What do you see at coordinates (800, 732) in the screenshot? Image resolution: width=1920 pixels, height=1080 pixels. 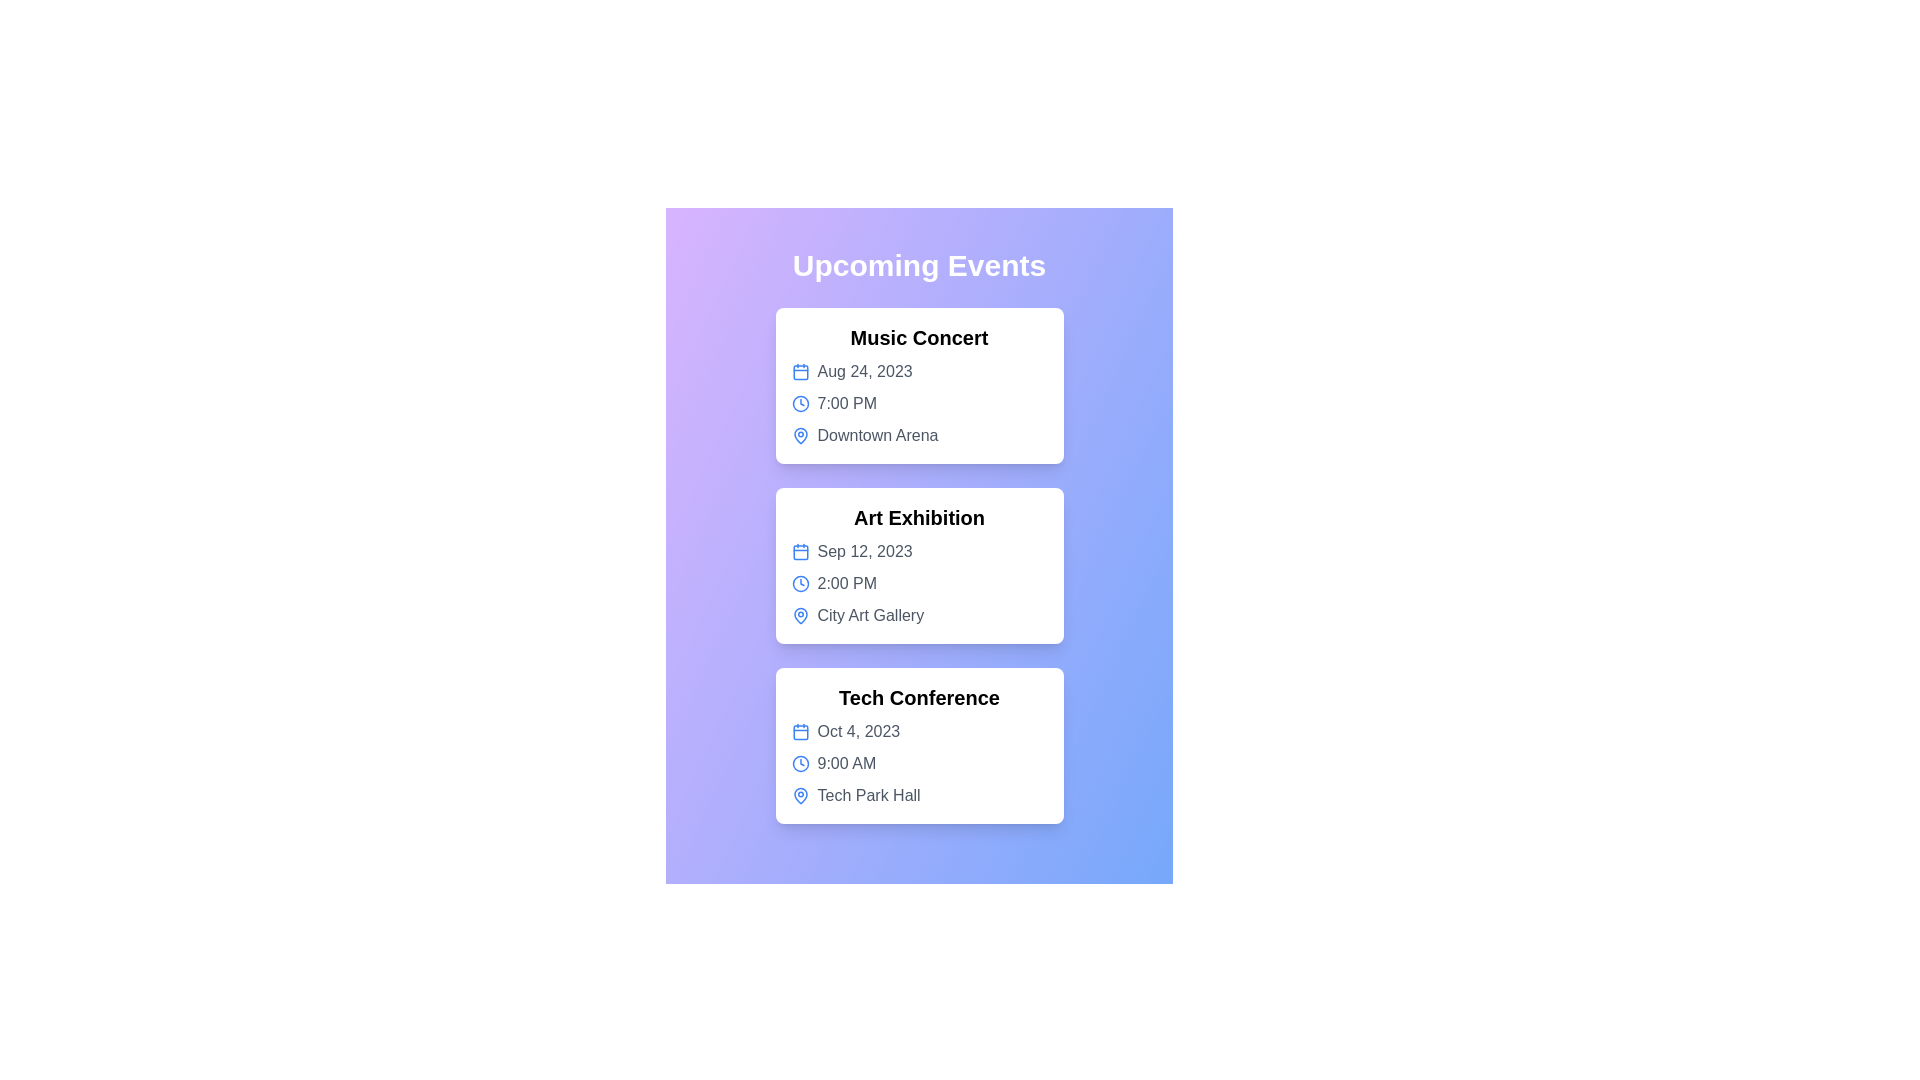 I see `the calendar icon with a blue stroke color, located to the left of the text 'Oct 4, 2023'` at bounding box center [800, 732].